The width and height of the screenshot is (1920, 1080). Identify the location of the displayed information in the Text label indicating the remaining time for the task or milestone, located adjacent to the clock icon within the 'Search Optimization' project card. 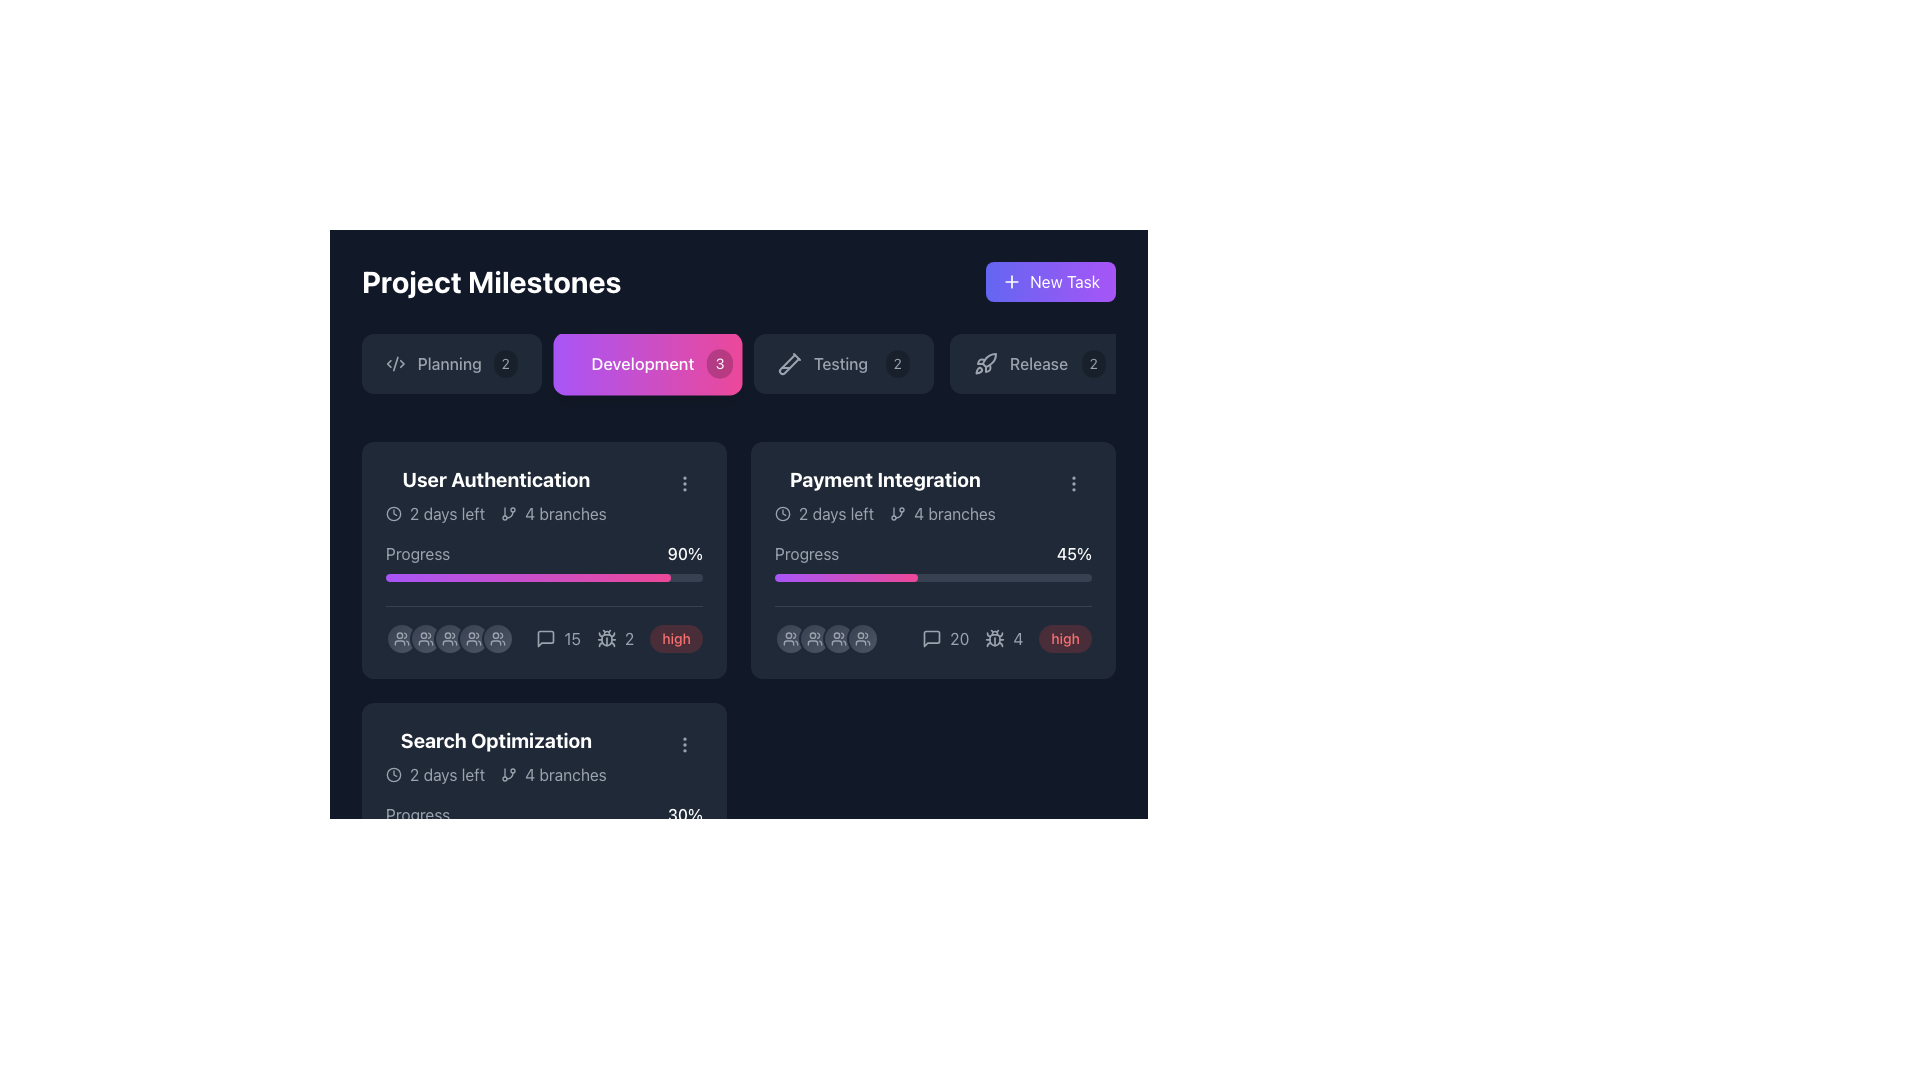
(446, 774).